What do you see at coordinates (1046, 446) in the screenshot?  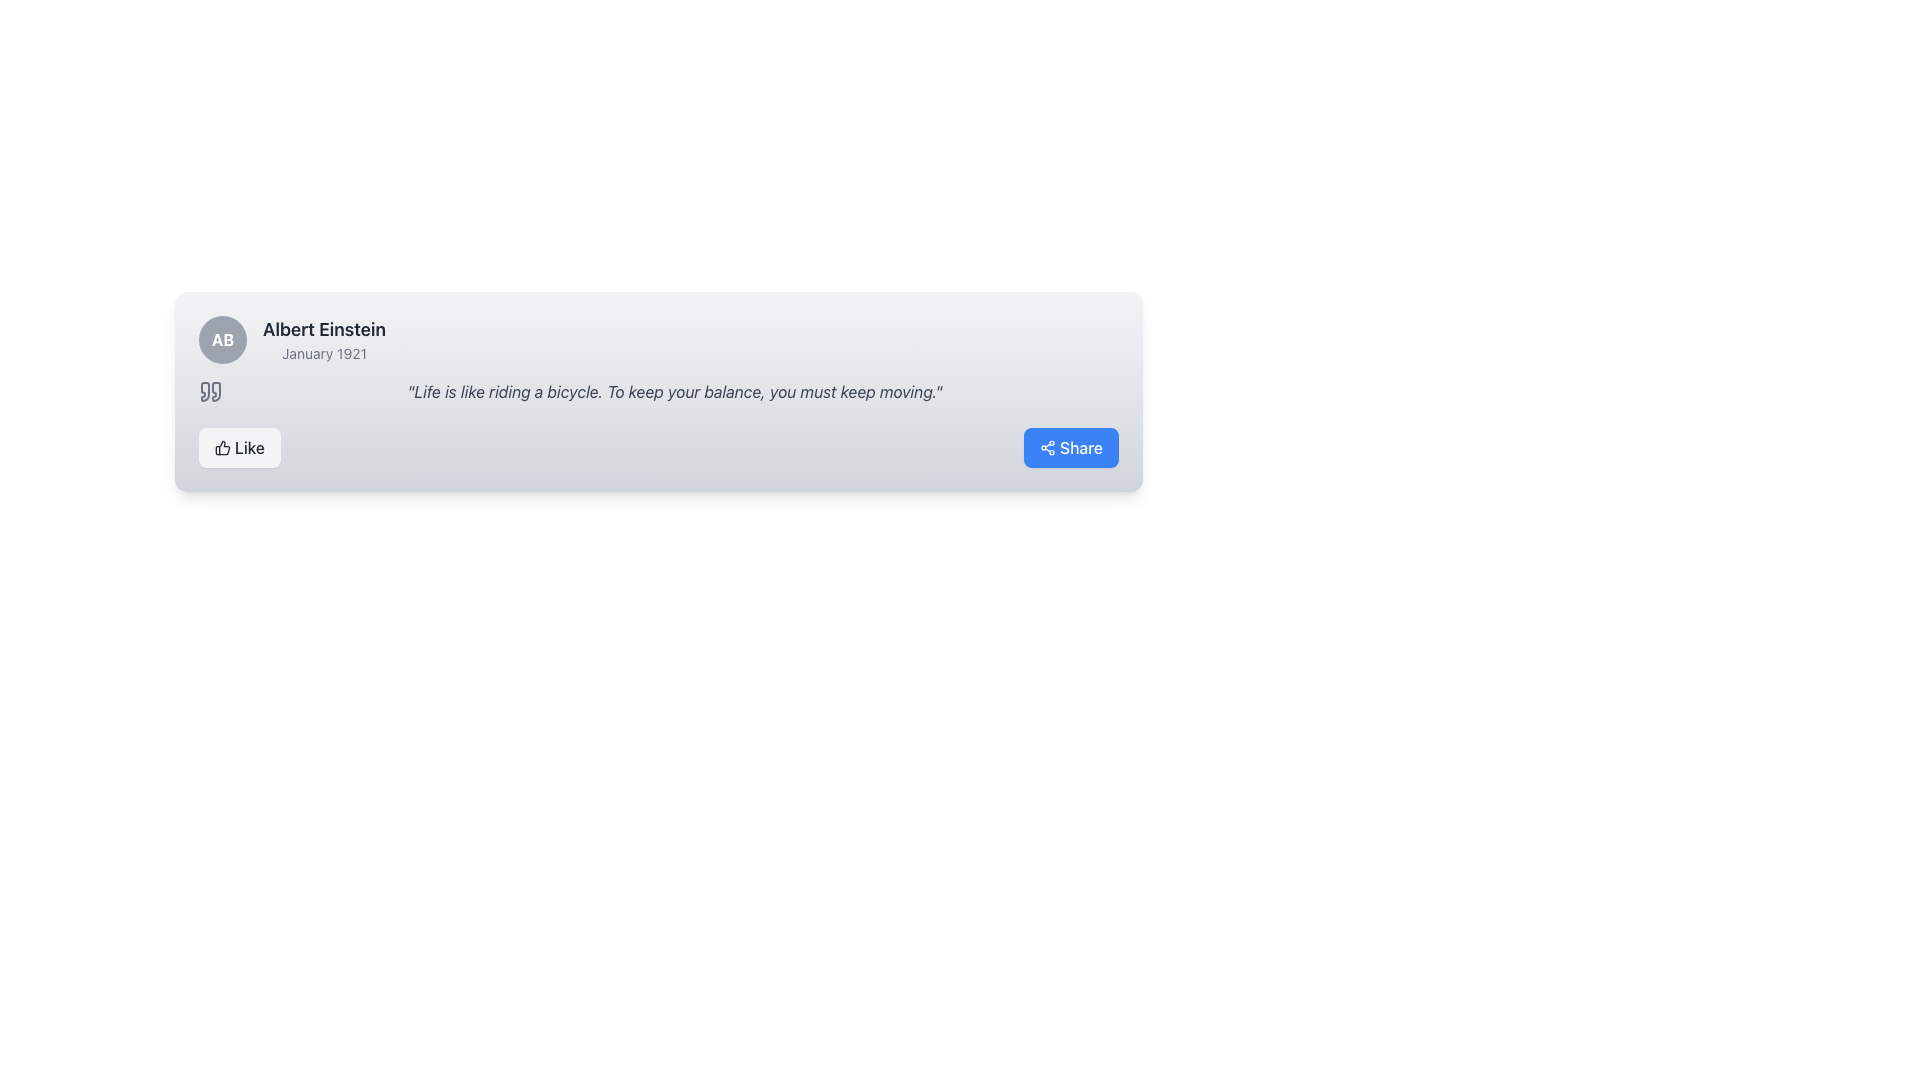 I see `the 'Share' icon, which is a white SVG icon on a blue button located at the bottom right of a quote box` at bounding box center [1046, 446].